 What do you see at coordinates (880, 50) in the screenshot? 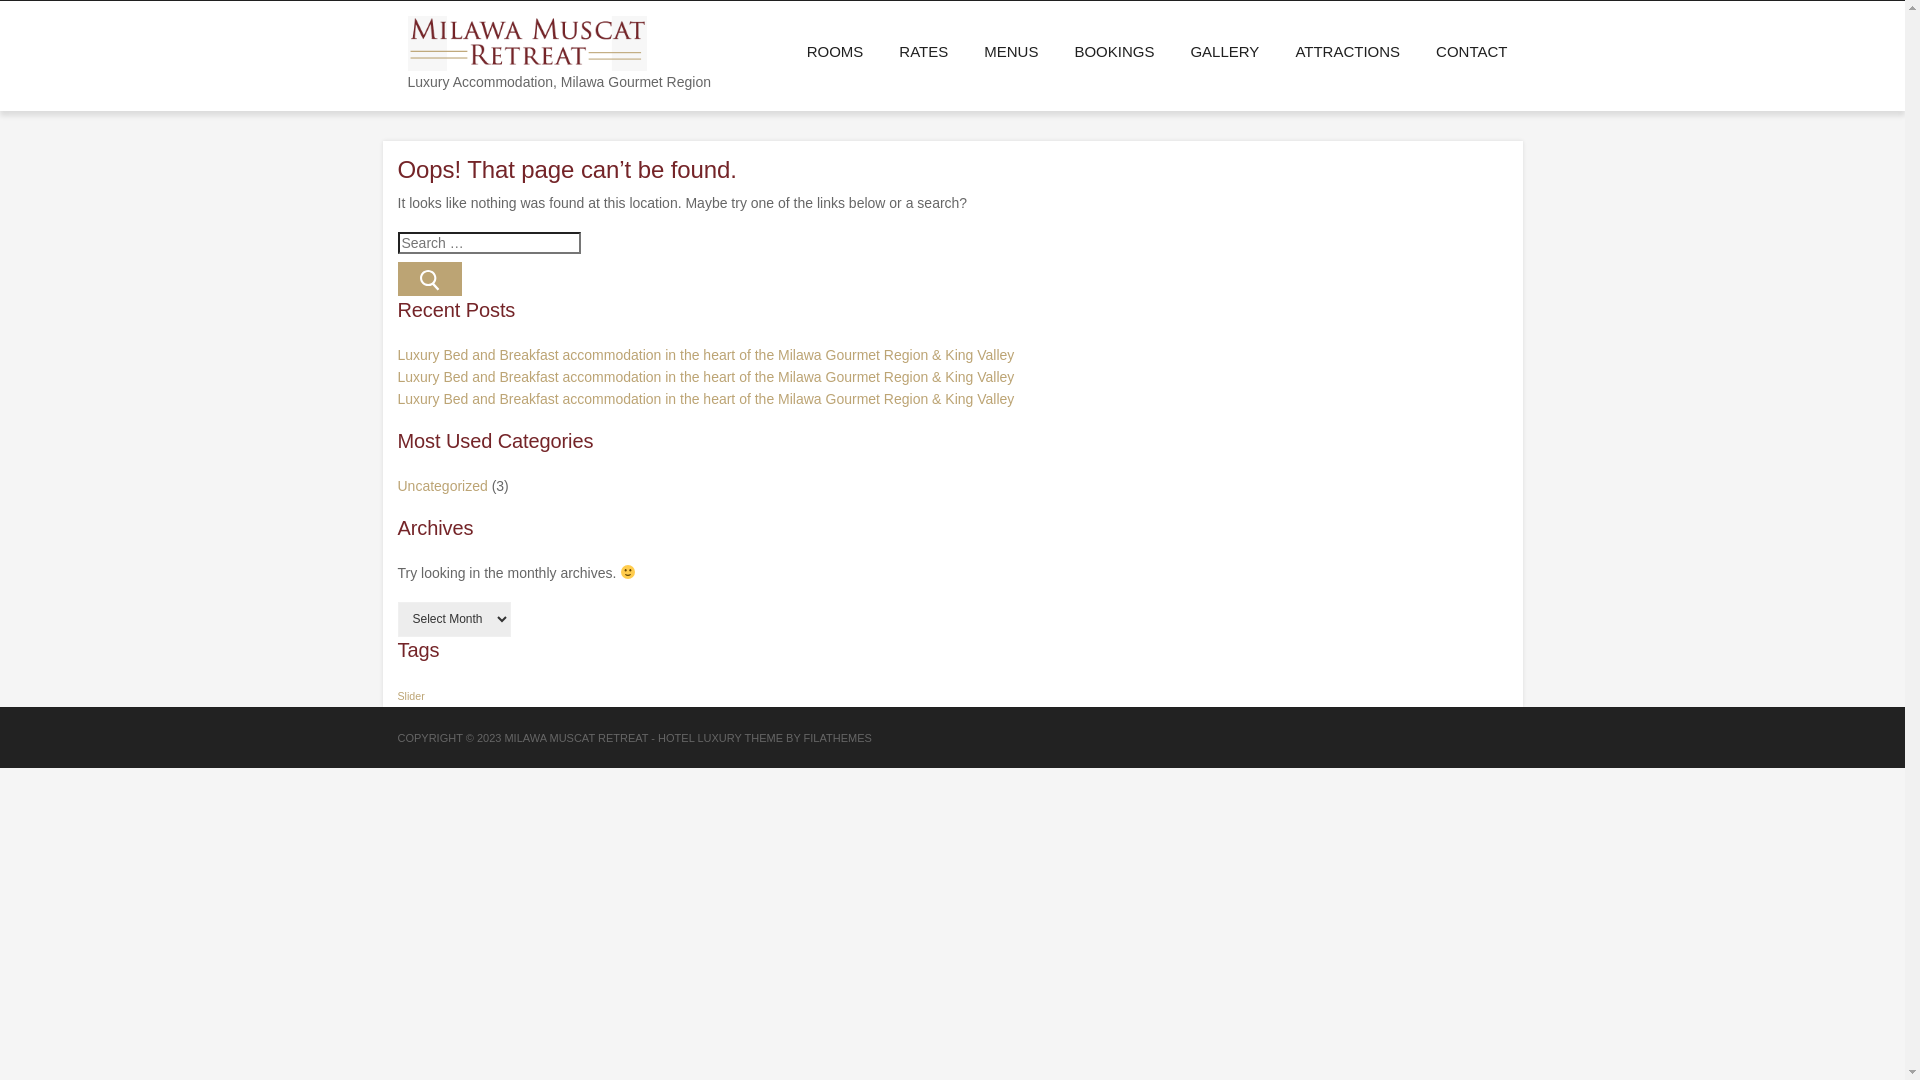
I see `'RATES'` at bounding box center [880, 50].